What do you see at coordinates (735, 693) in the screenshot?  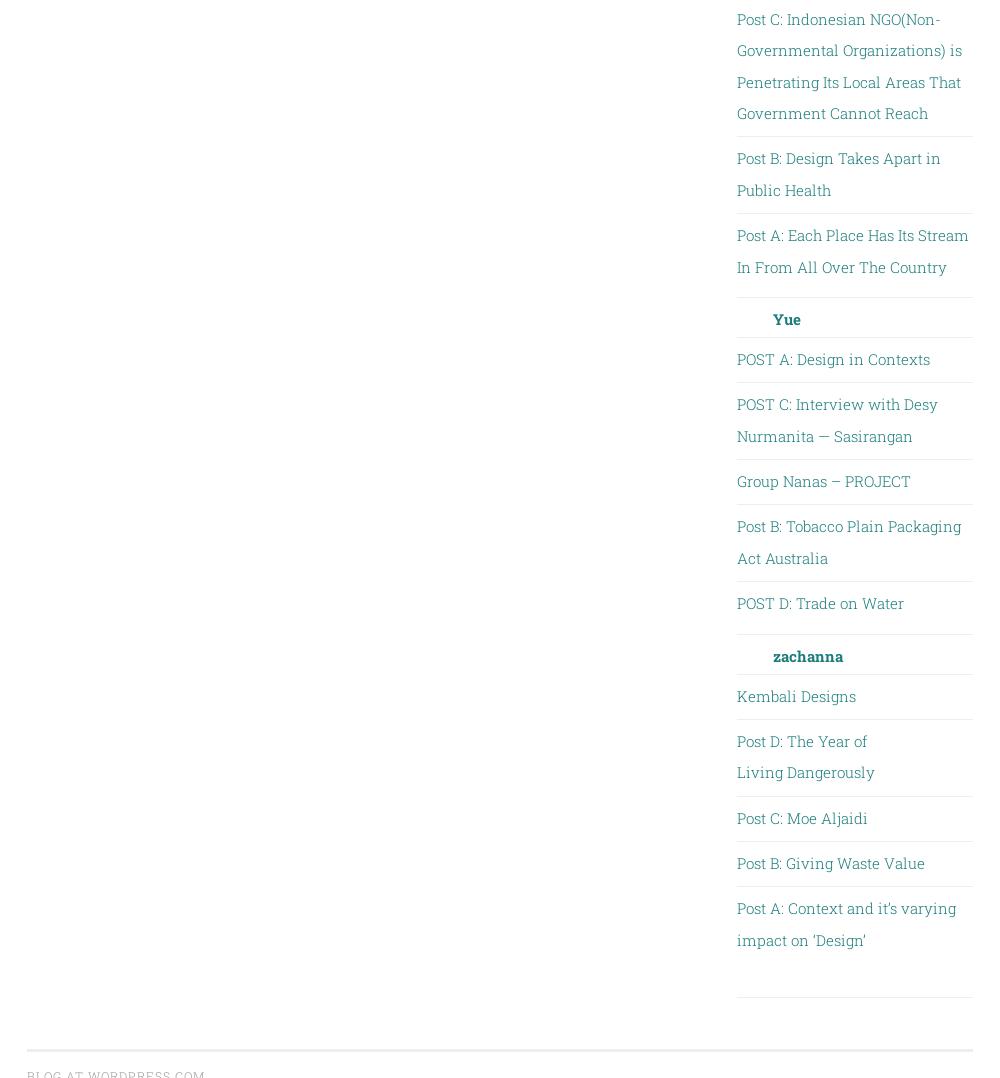 I see `'Kembali Designs'` at bounding box center [735, 693].